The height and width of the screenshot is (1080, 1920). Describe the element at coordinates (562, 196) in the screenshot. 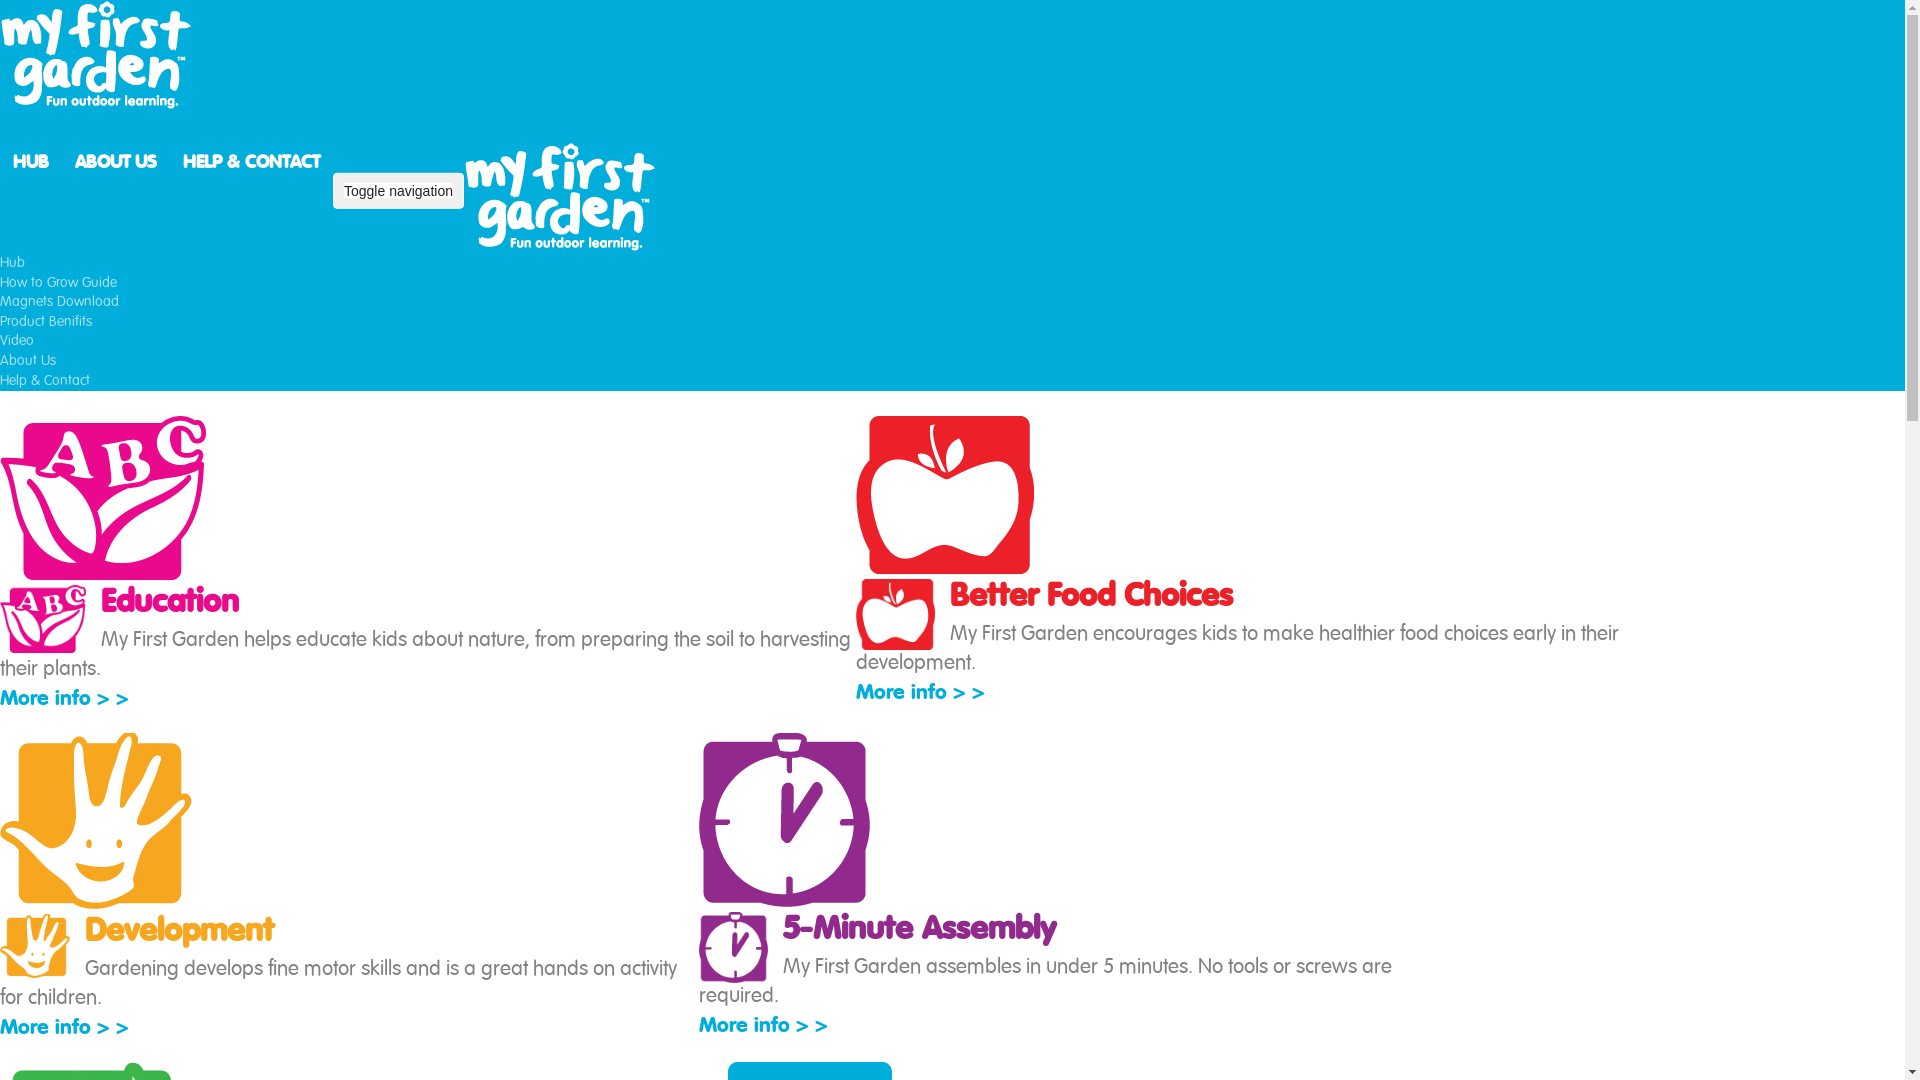

I see `'My First Garden'` at that location.